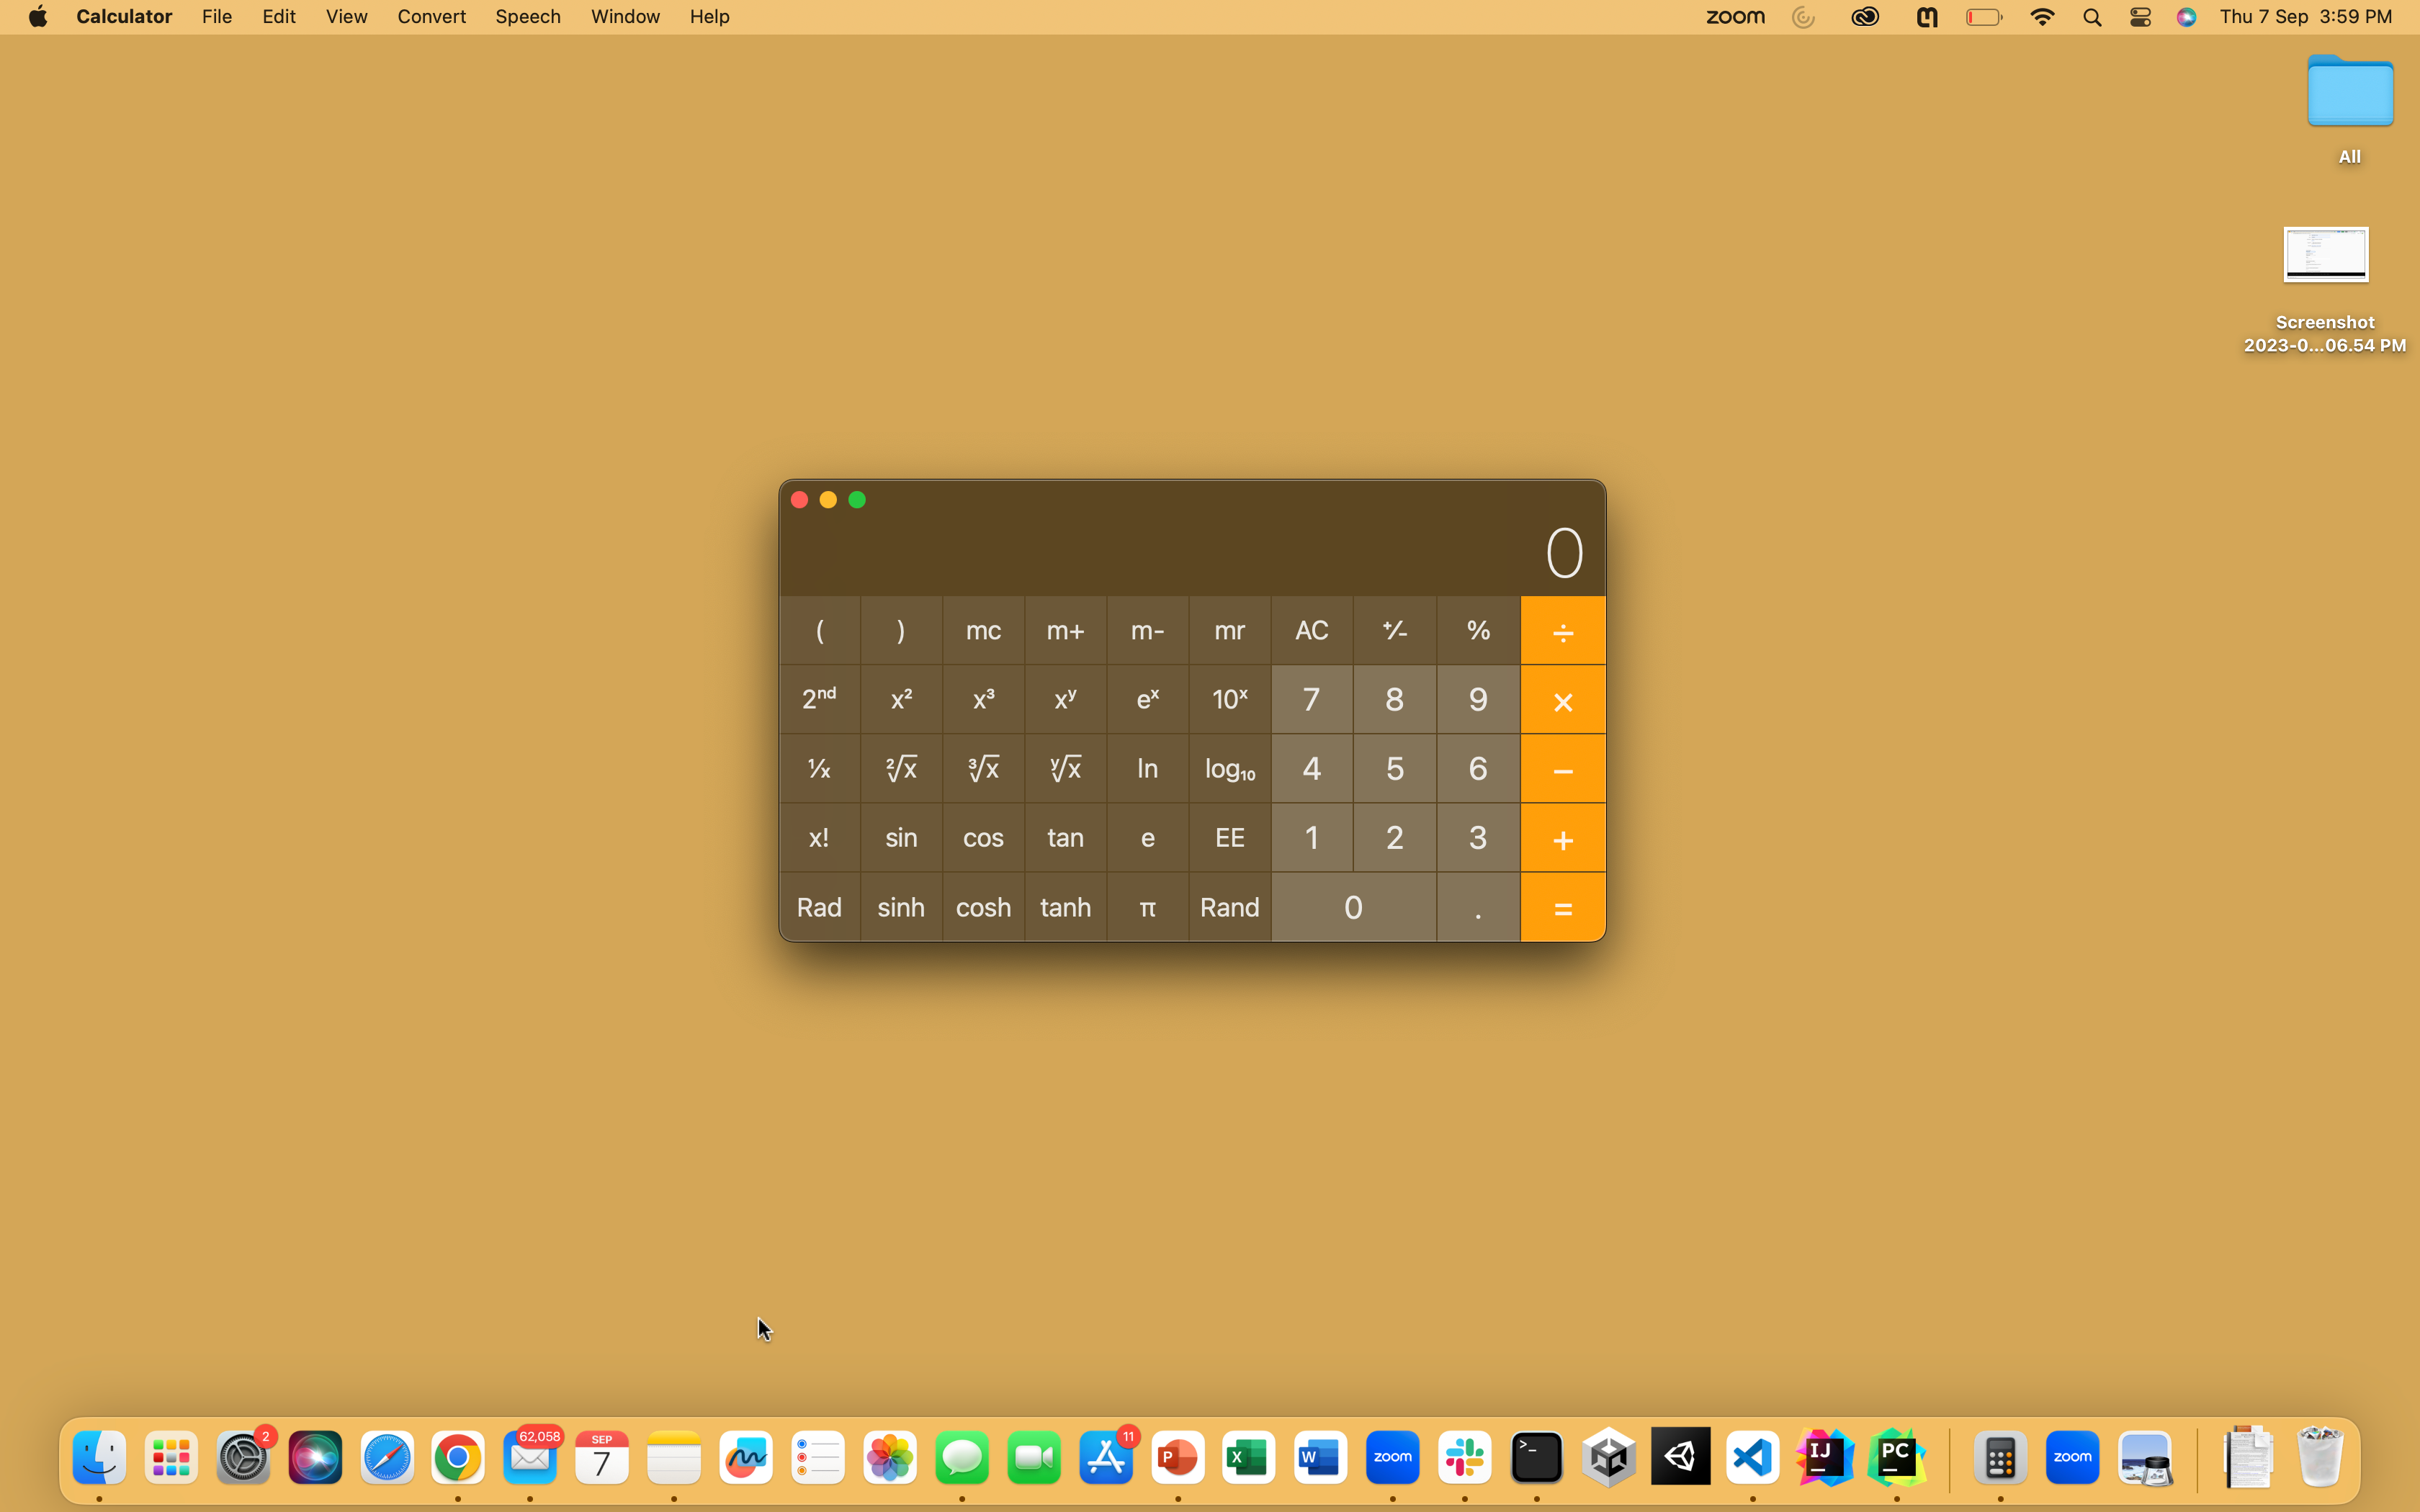 Image resolution: width=2420 pixels, height=1512 pixels. I want to click on Determine the cosine for an angle of 60 degrees, so click(1477, 767).